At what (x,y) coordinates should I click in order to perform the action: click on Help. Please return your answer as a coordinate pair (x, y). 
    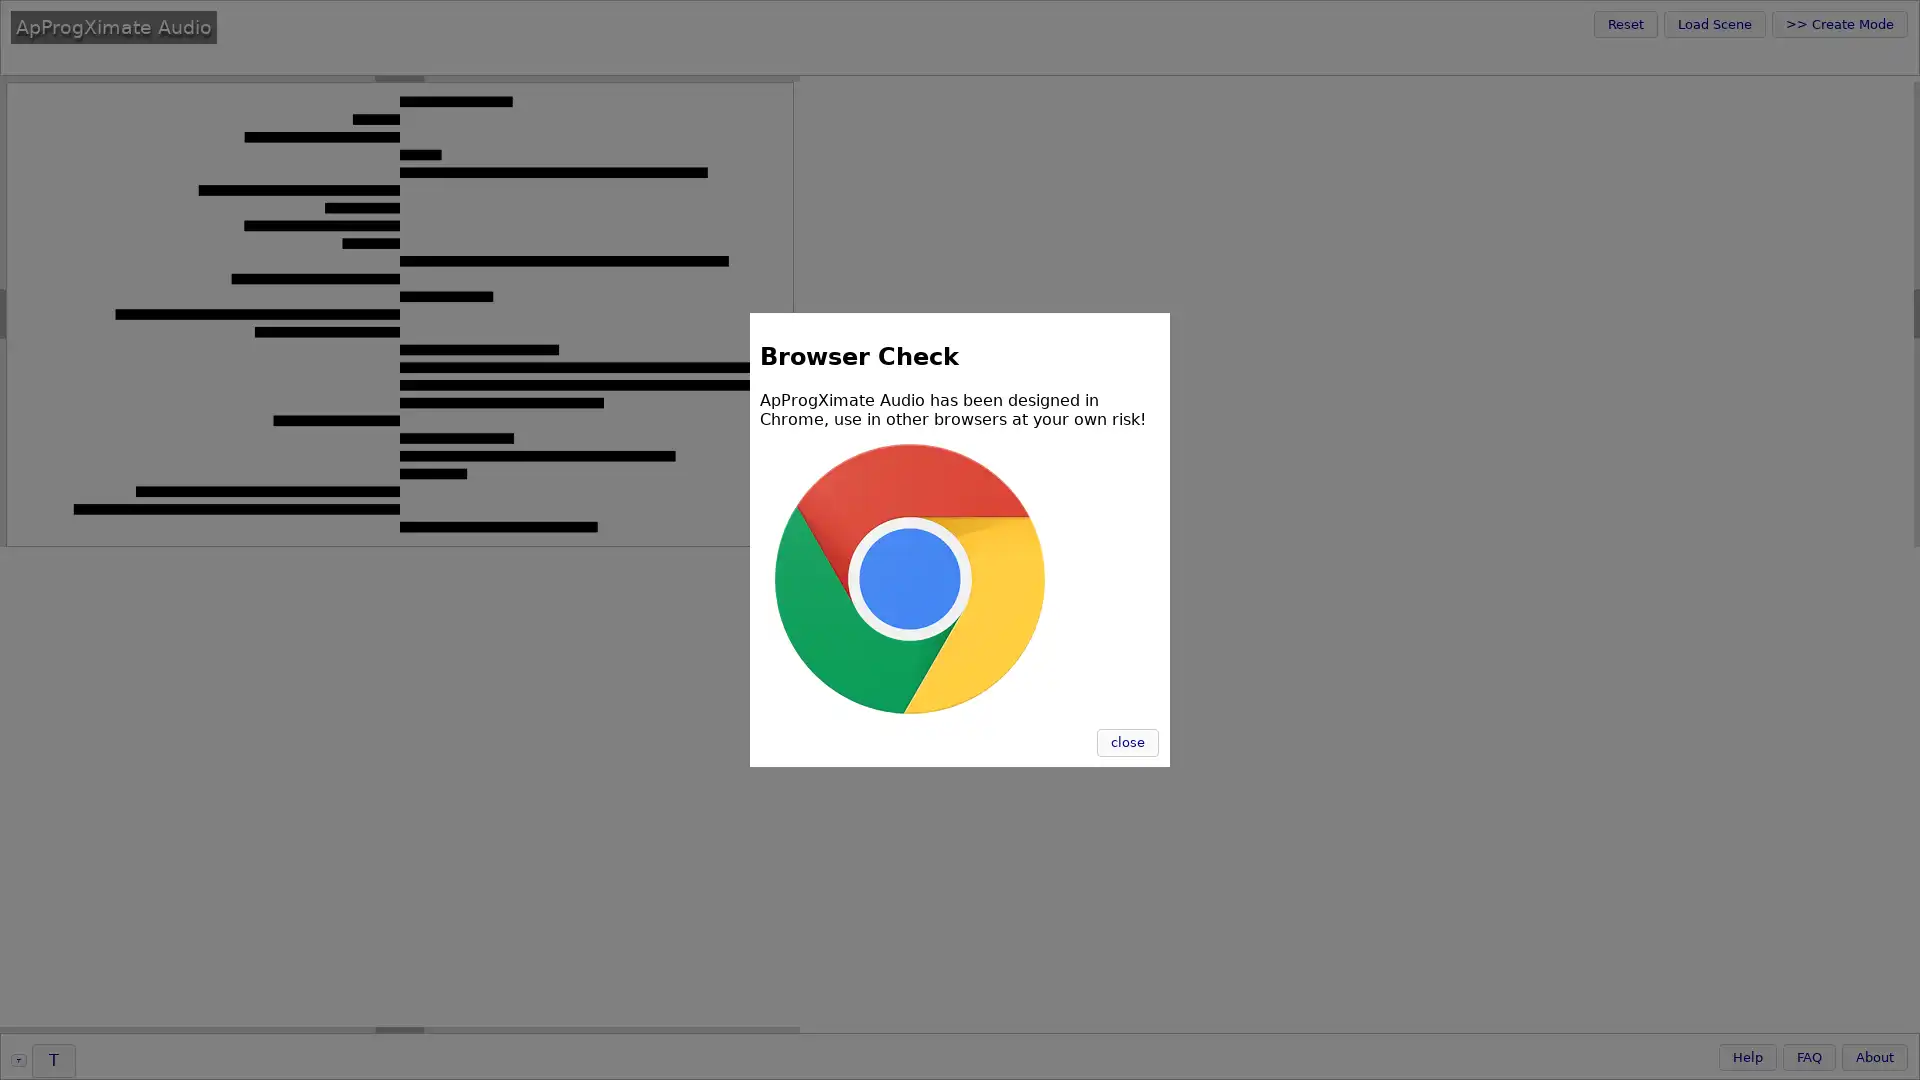
    Looking at the image, I should click on (1746, 1047).